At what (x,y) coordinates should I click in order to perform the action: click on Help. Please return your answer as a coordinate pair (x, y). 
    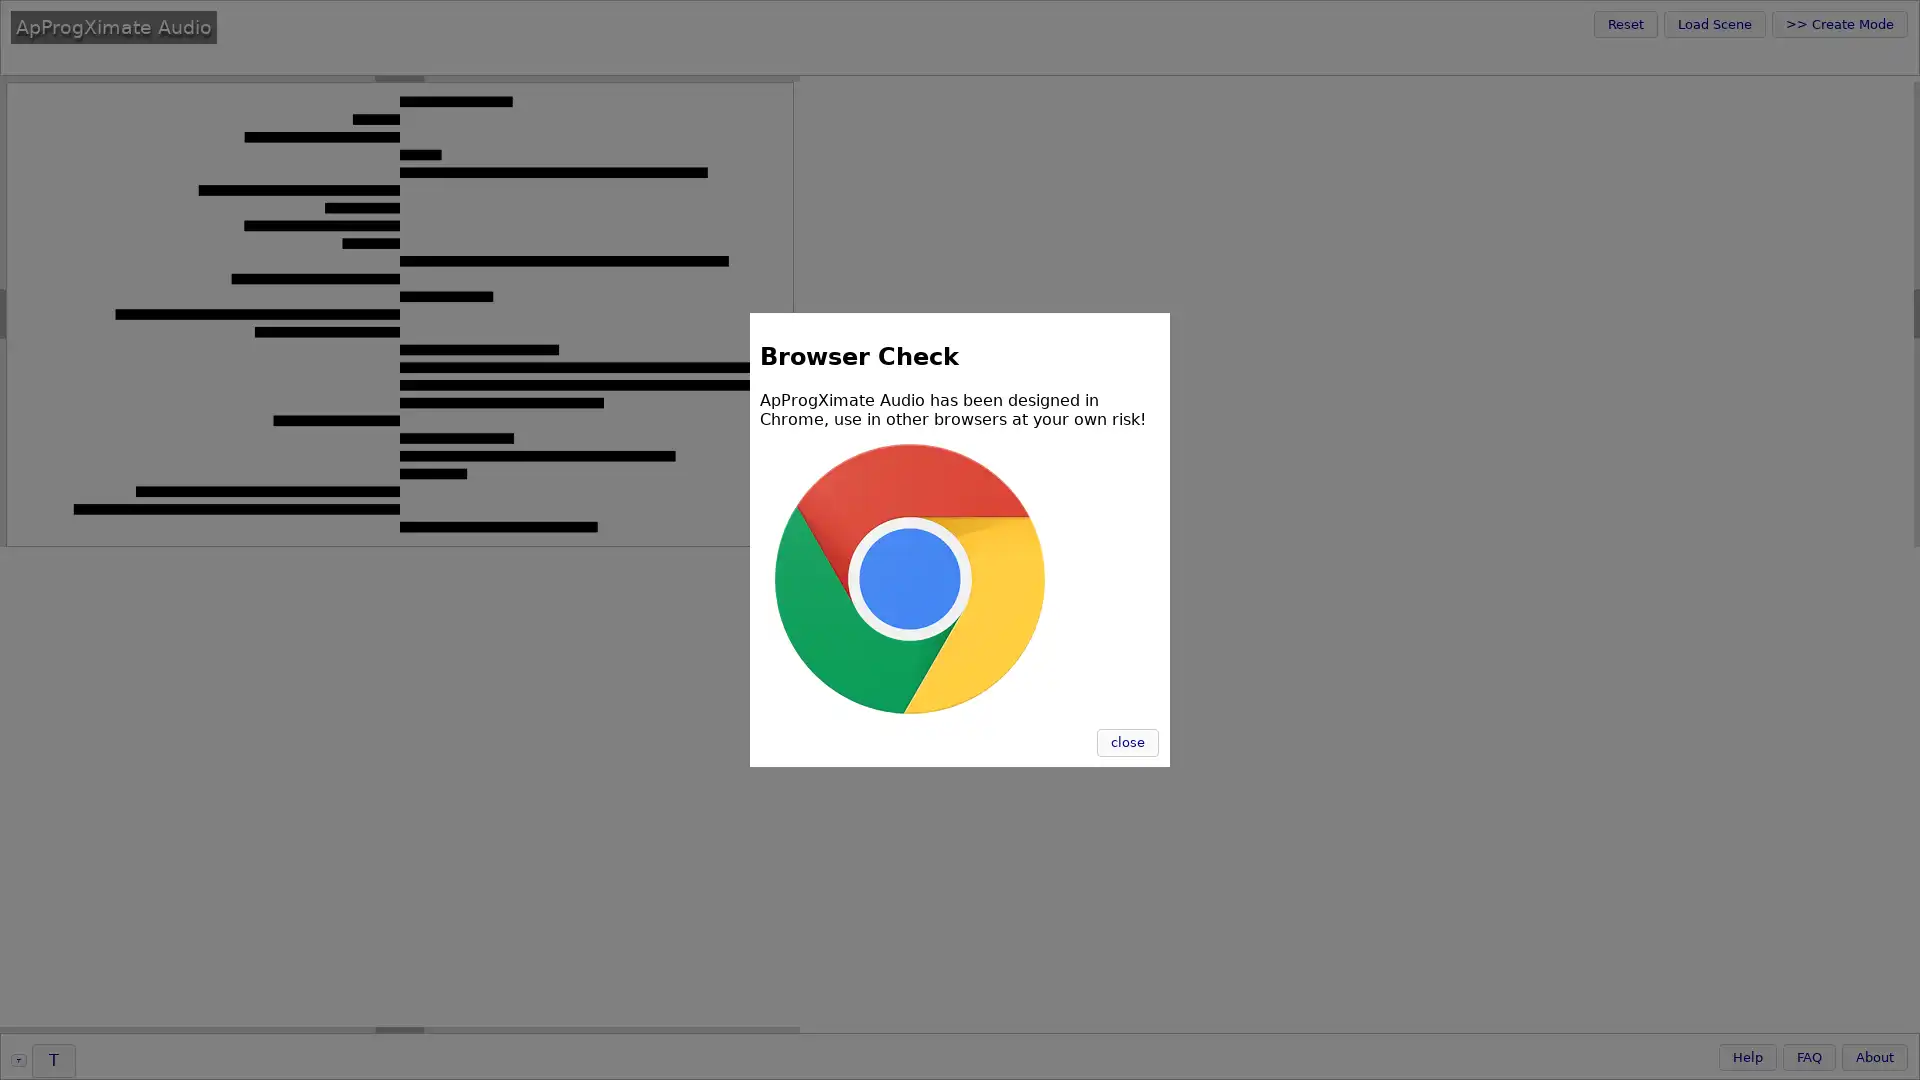
    Looking at the image, I should click on (1746, 1047).